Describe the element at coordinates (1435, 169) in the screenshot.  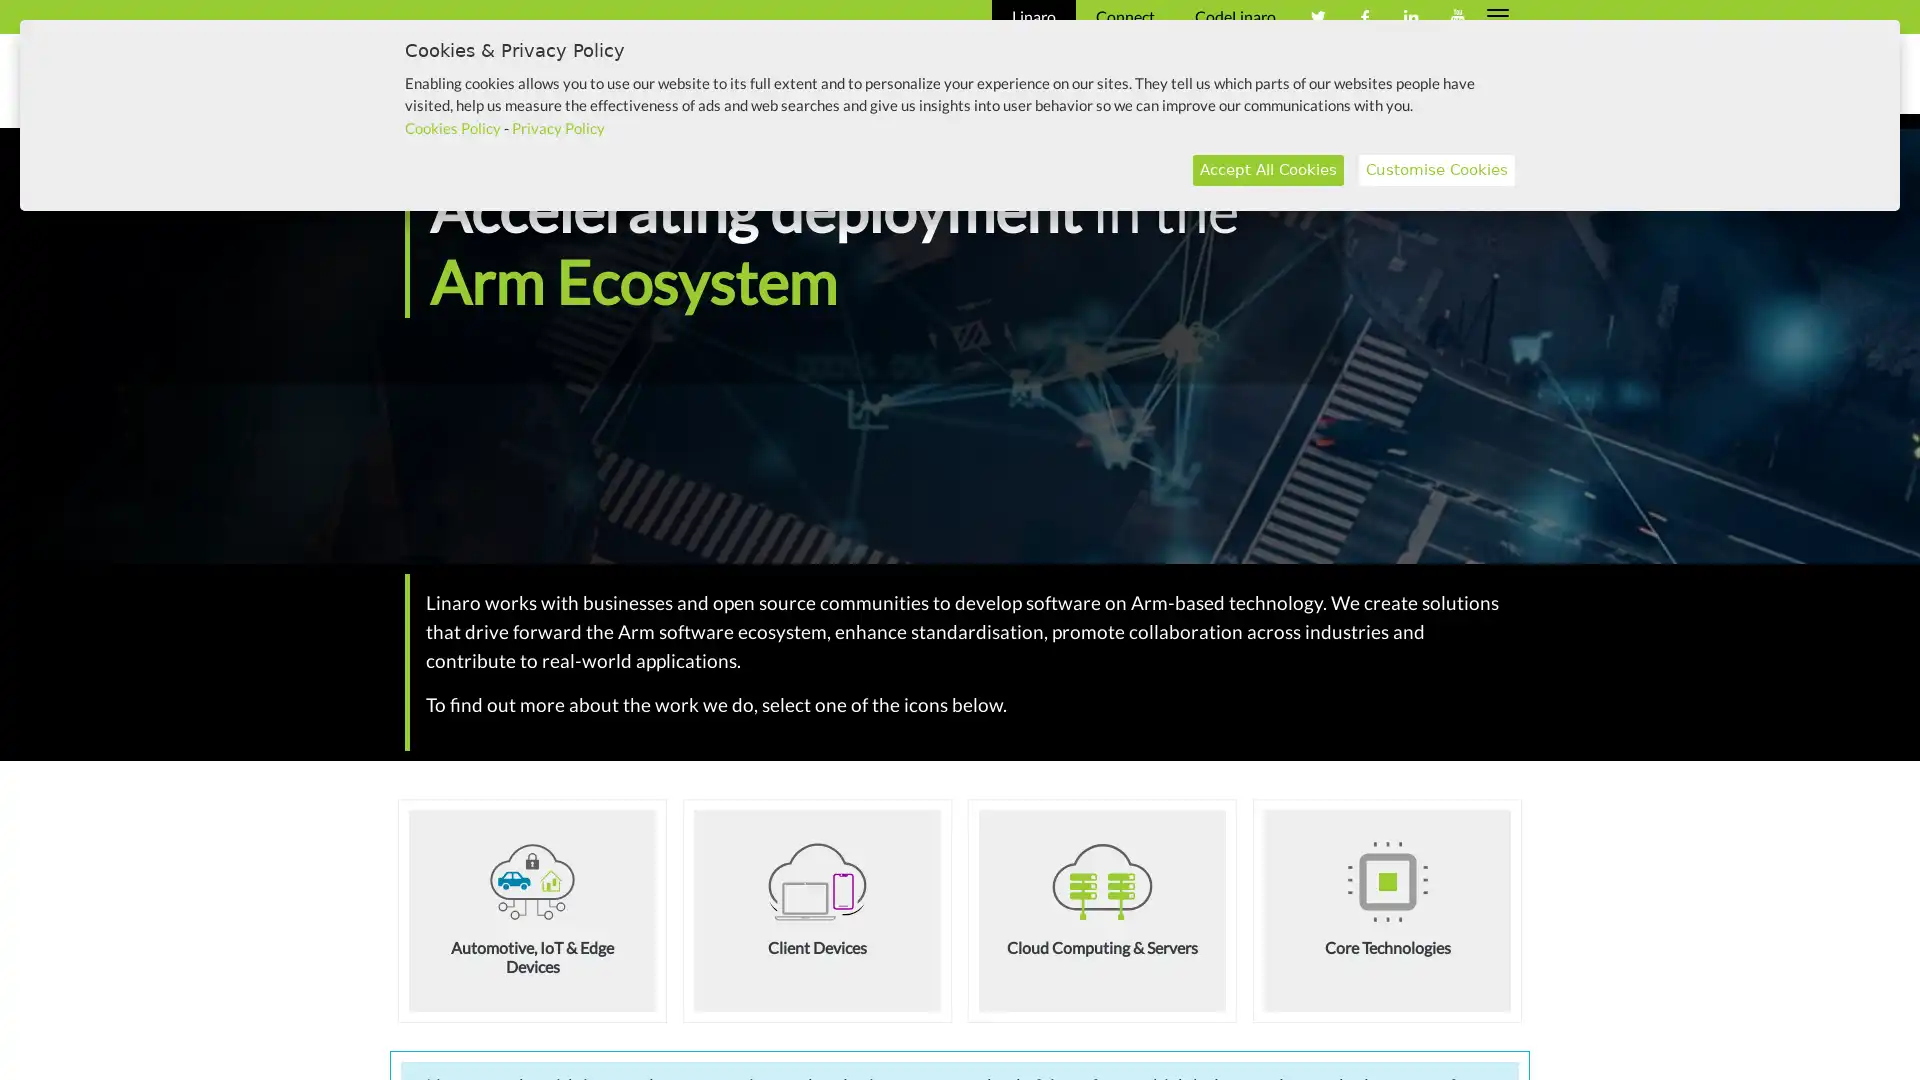
I see `Customise Cookies` at that location.